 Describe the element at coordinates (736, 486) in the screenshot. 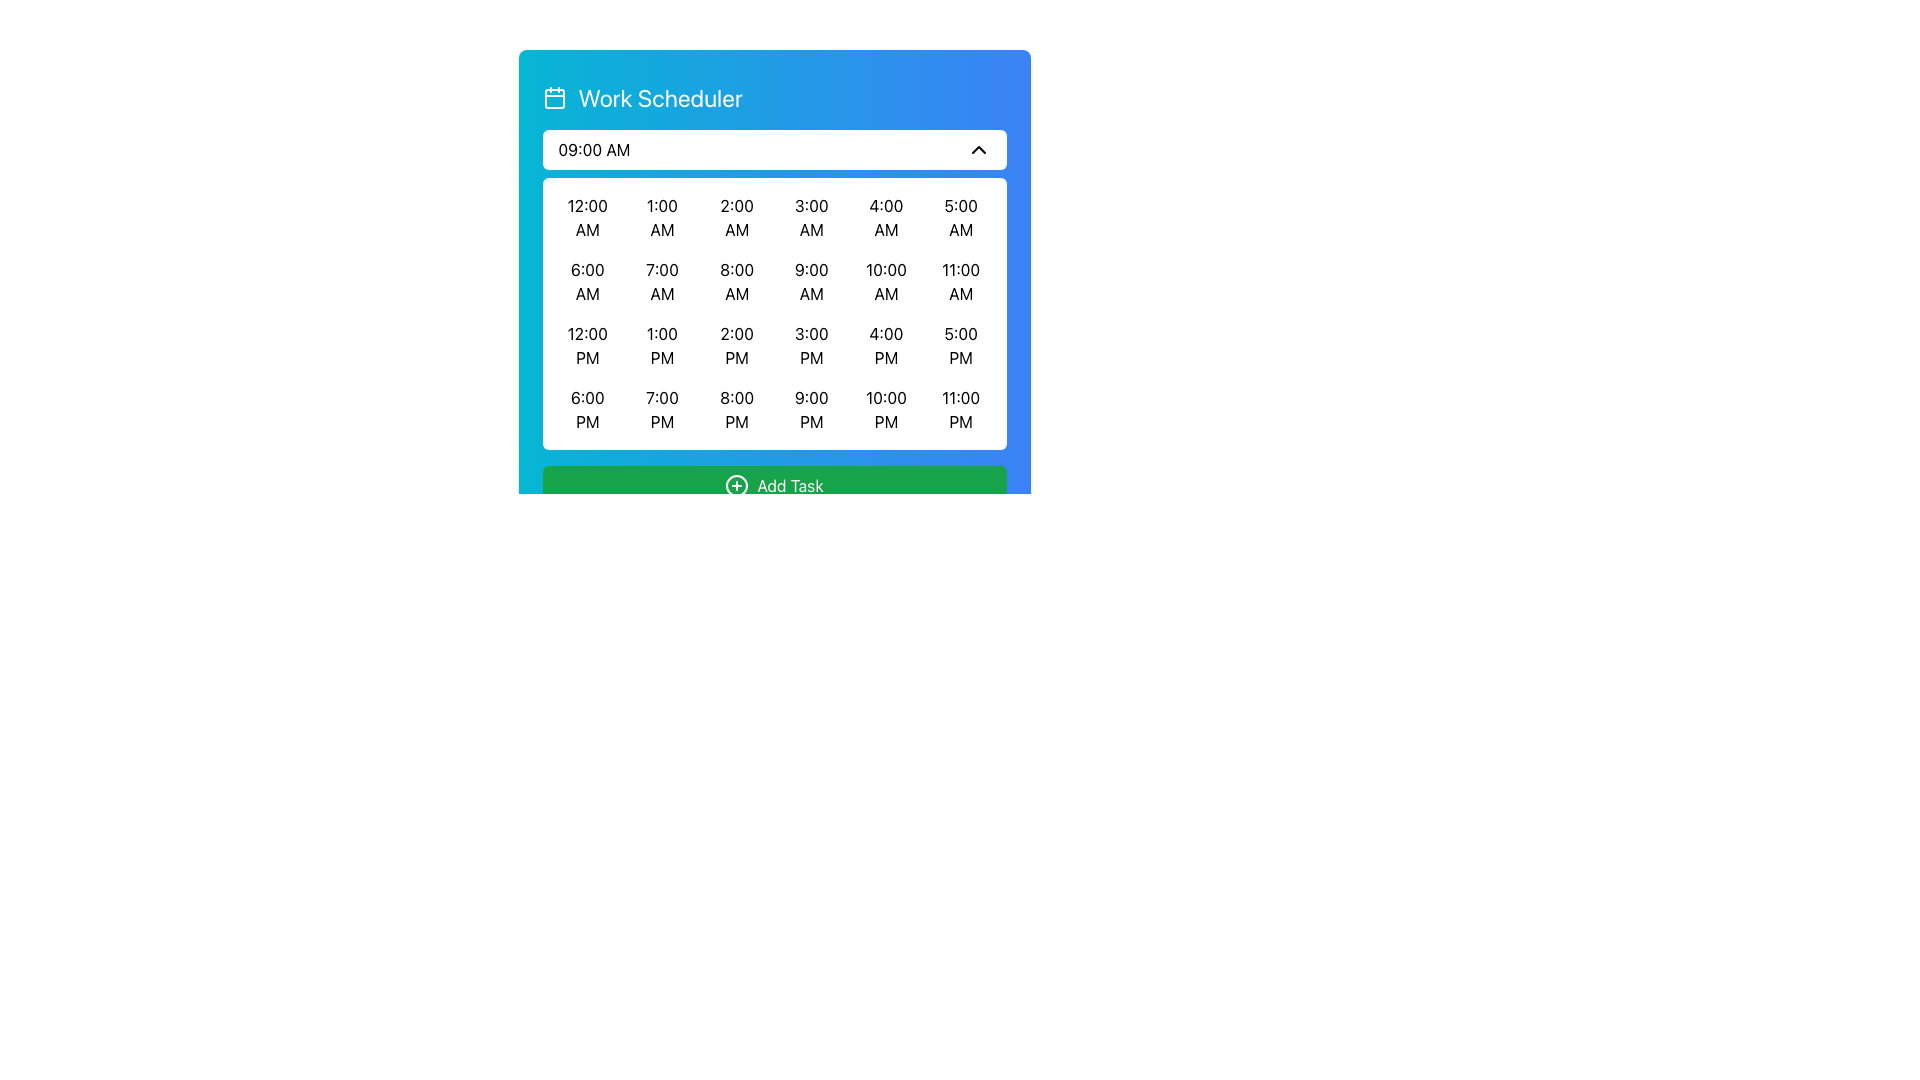

I see `the icon that visually represents the action of adding or creating a new task, located at the center-left of the 'Add Task' button` at that location.